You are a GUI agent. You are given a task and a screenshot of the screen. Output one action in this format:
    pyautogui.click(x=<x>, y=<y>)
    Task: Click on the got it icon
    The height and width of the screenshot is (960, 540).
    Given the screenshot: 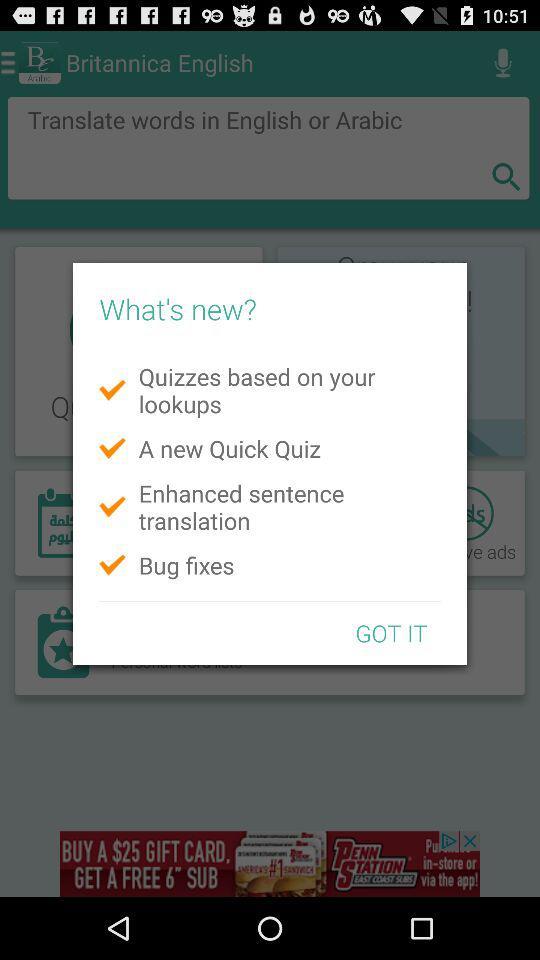 What is the action you would take?
    pyautogui.click(x=391, y=632)
    